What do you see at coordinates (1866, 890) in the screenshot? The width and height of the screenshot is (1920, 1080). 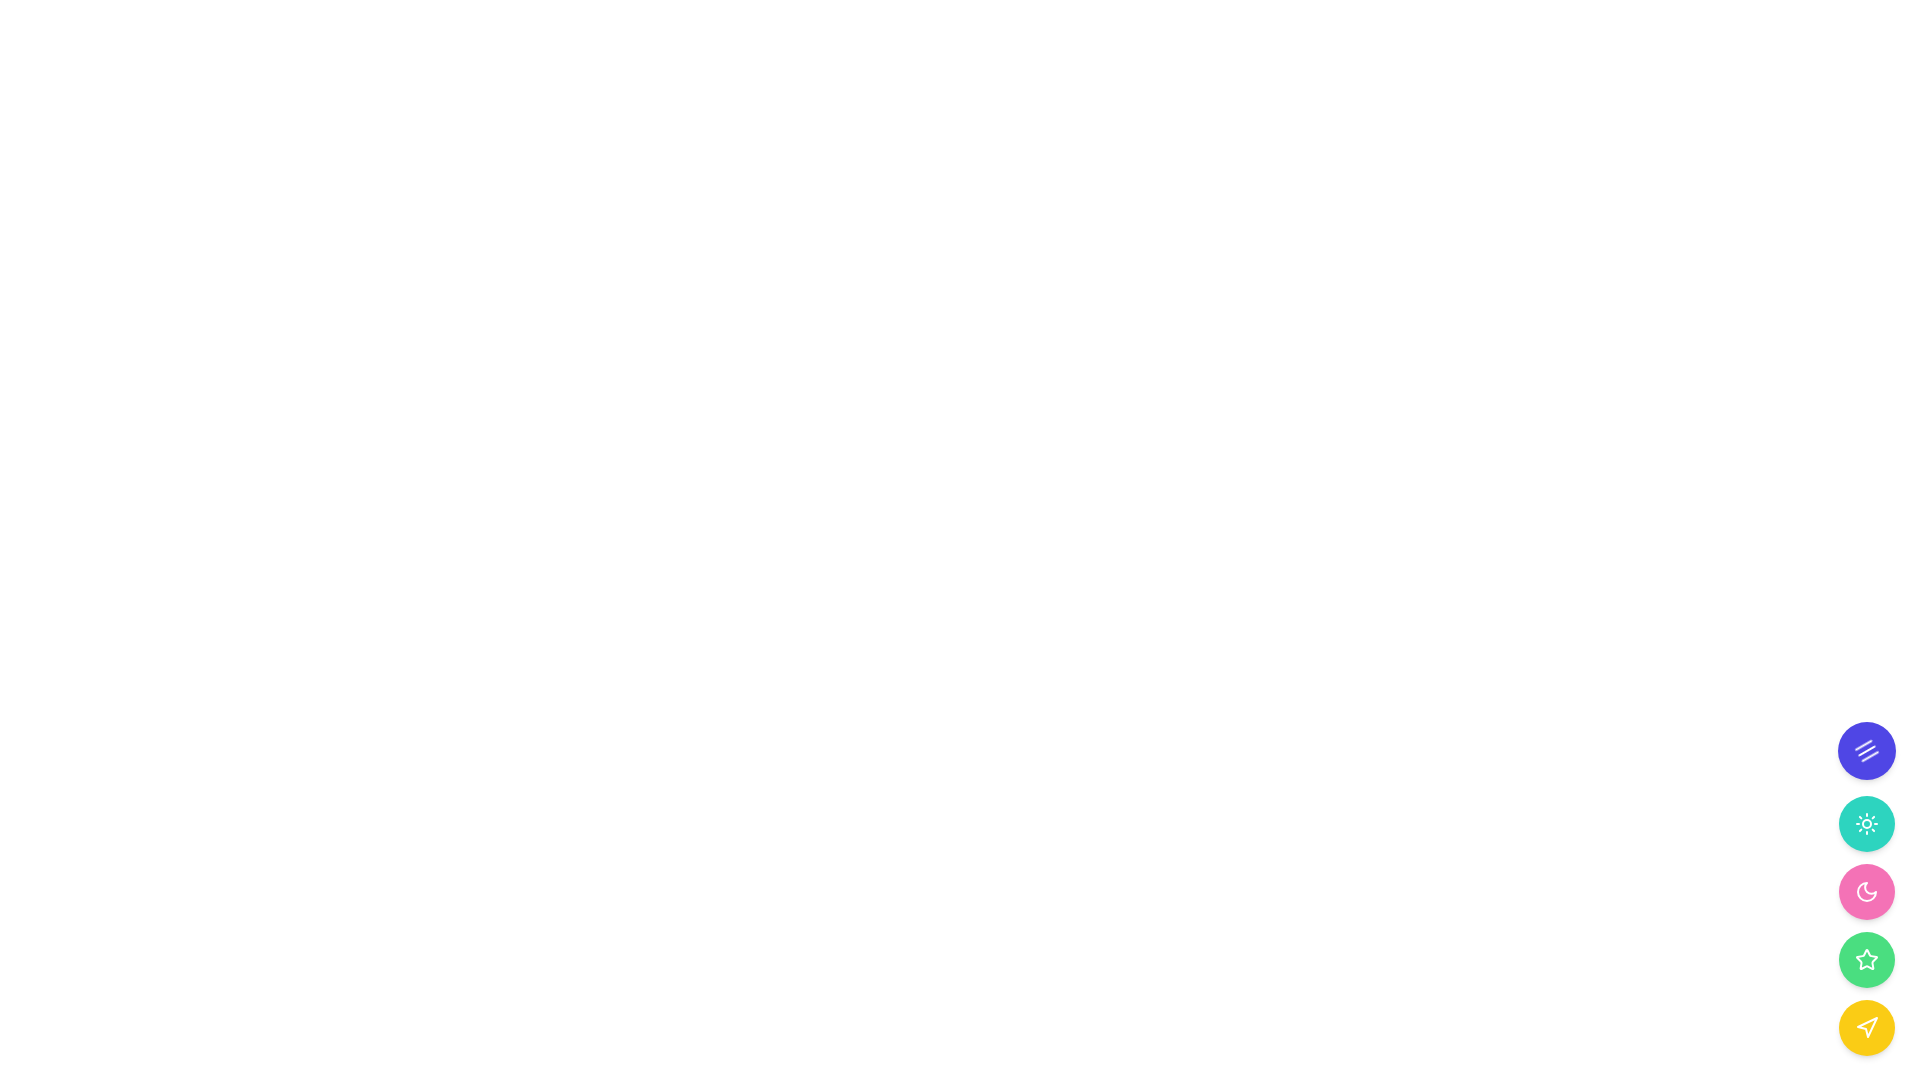 I see `the moon-like icon within the third circular button from the top, which has a pink background` at bounding box center [1866, 890].